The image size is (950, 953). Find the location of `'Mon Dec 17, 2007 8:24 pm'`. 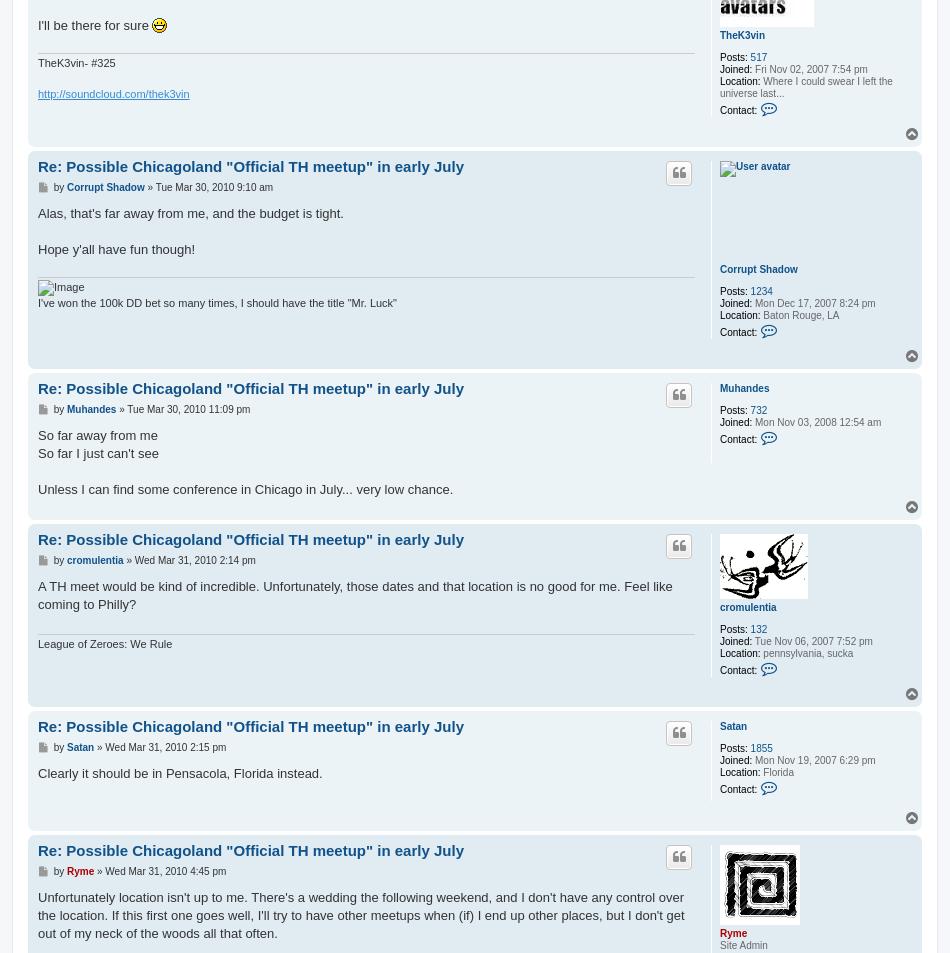

'Mon Dec 17, 2007 8:24 pm' is located at coordinates (812, 302).